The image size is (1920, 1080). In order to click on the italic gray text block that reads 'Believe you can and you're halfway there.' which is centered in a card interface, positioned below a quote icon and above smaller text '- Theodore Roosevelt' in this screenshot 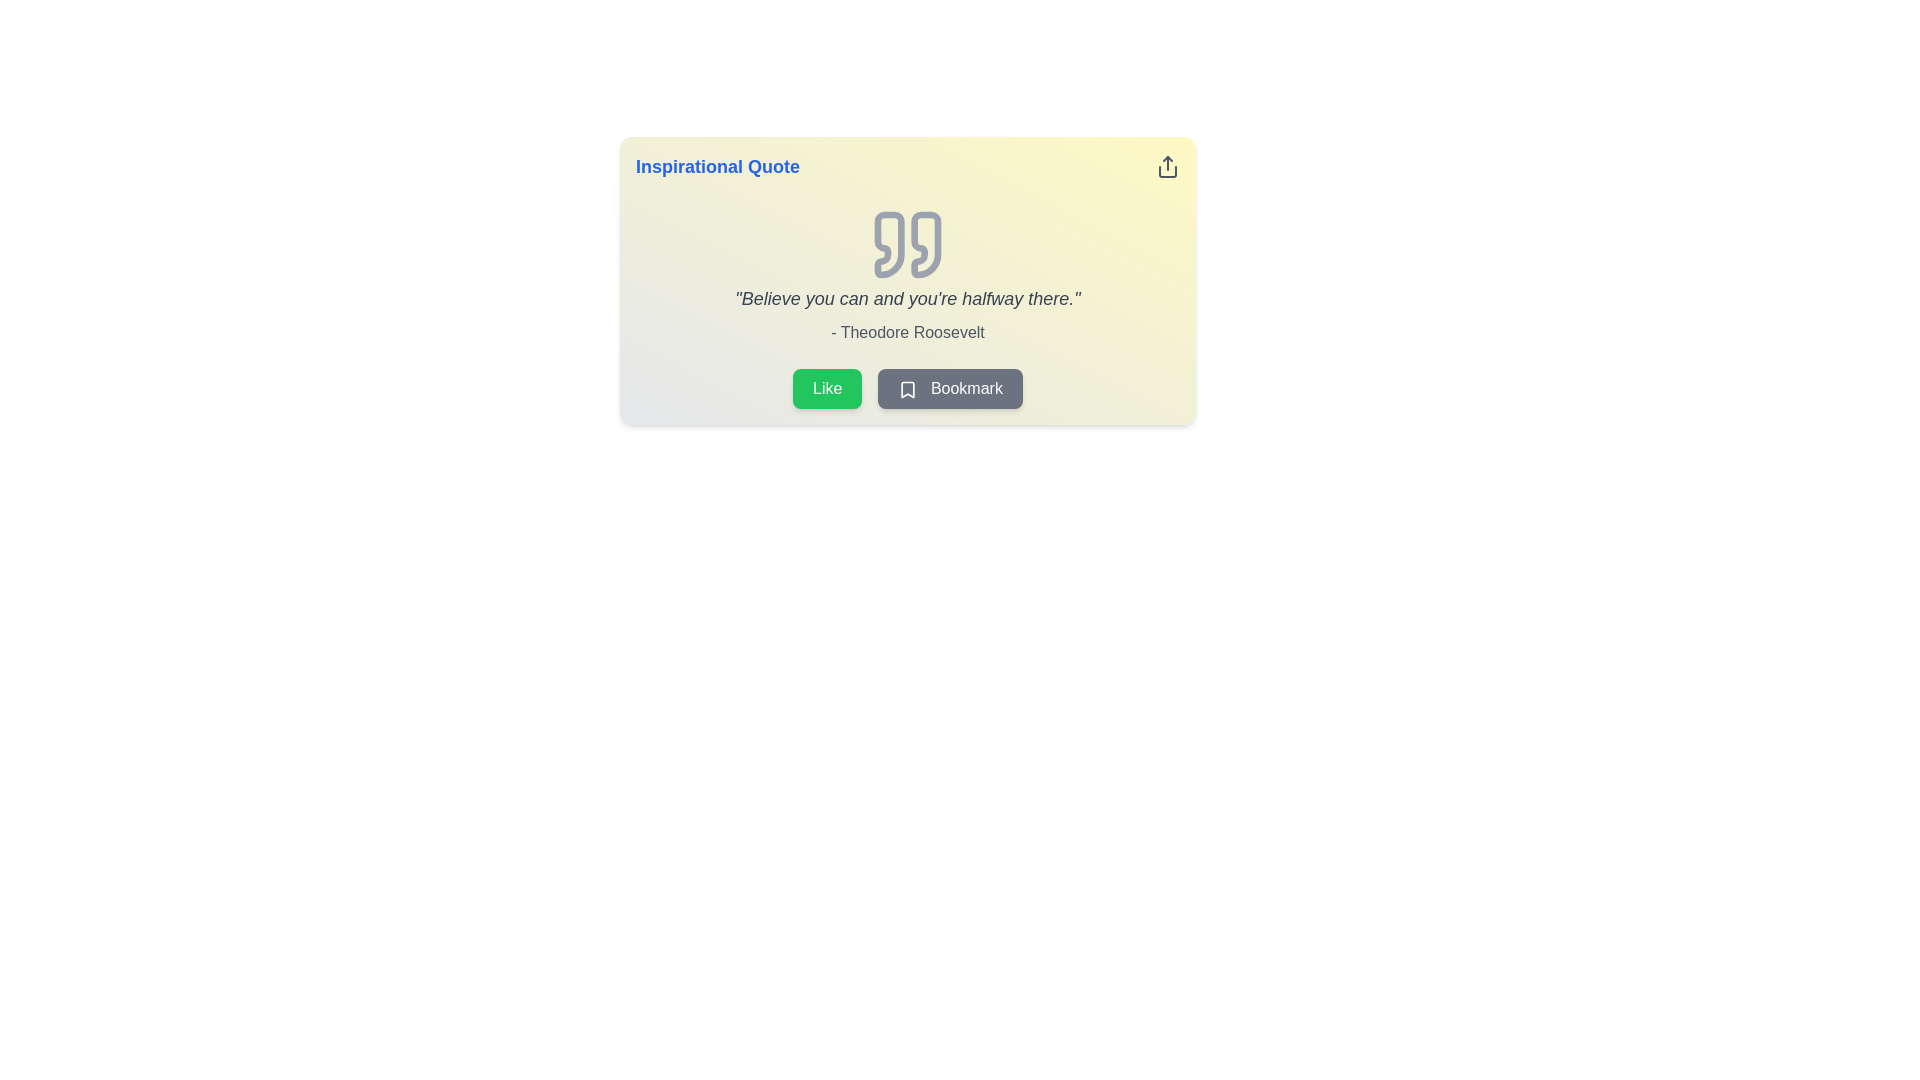, I will do `click(906, 299)`.